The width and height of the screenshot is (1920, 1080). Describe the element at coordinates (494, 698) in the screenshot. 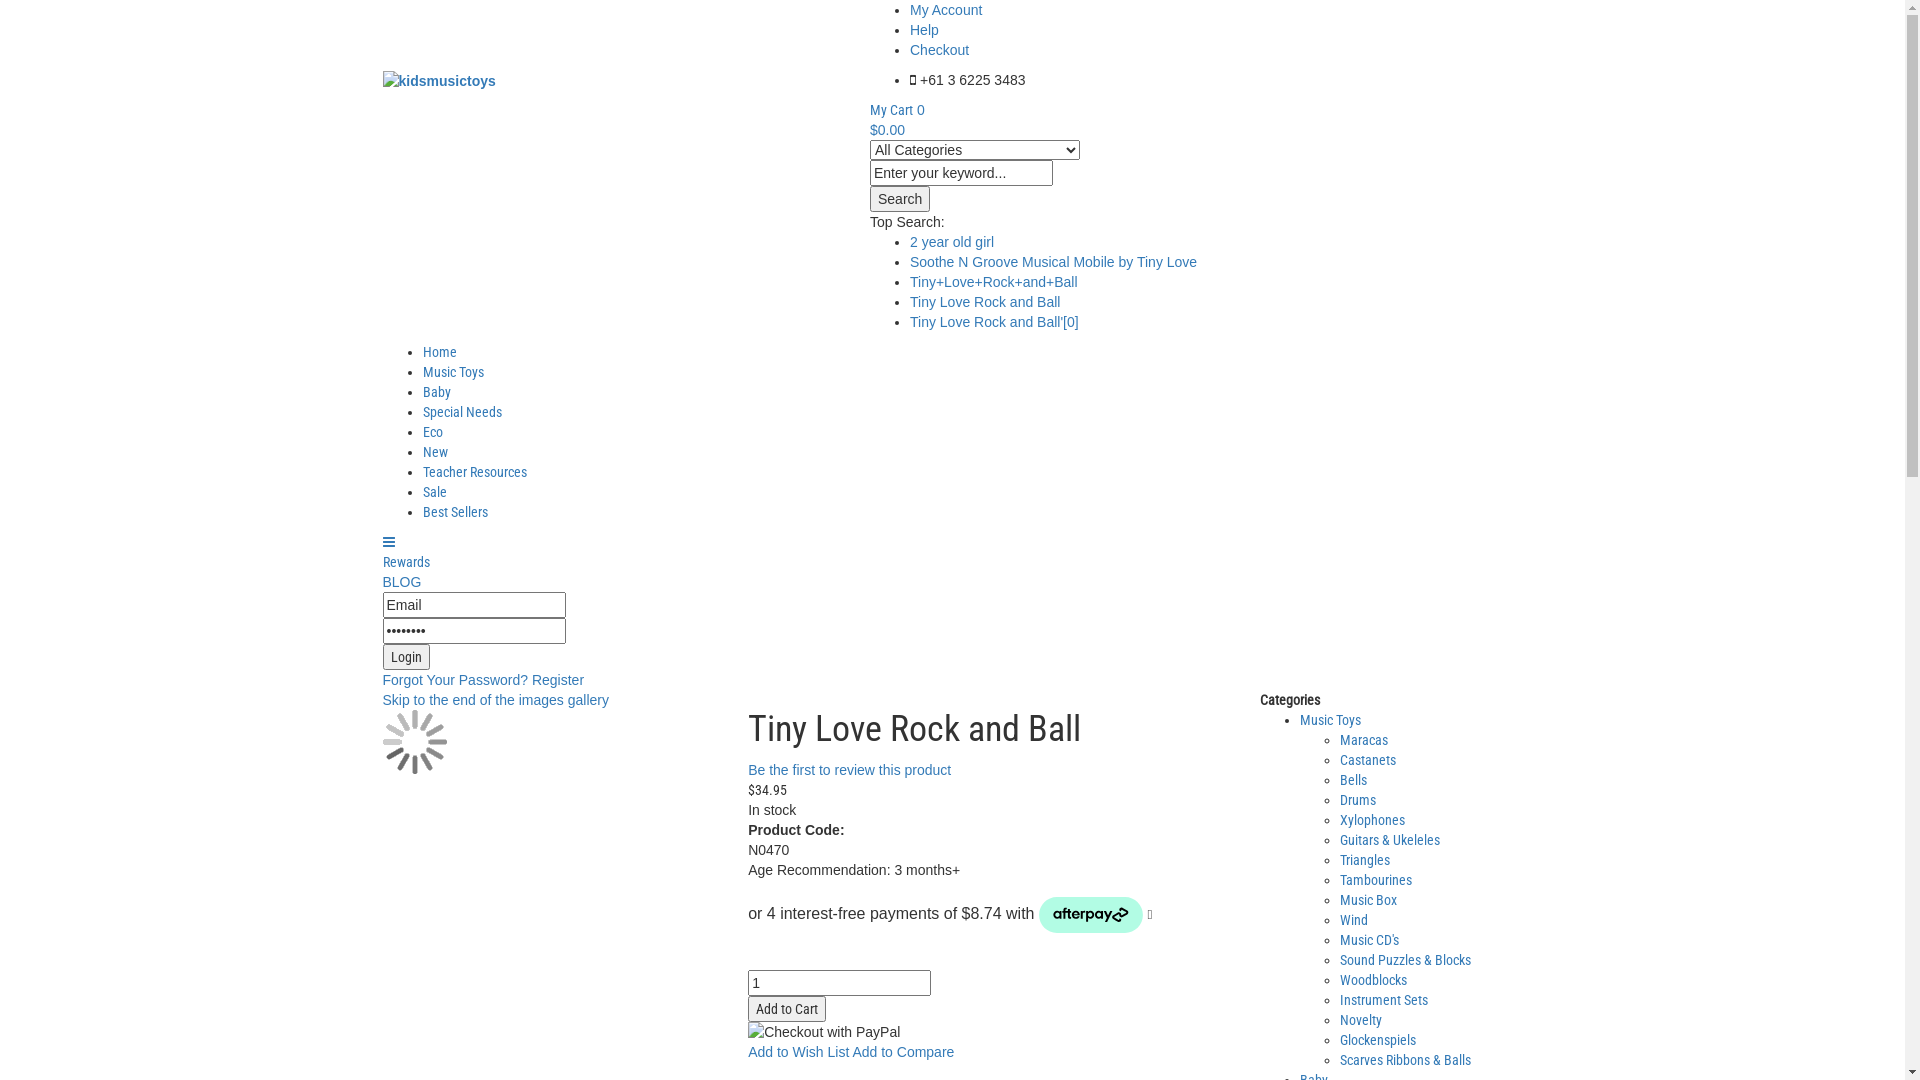

I see `'Skip to the end of the images gallery'` at that location.